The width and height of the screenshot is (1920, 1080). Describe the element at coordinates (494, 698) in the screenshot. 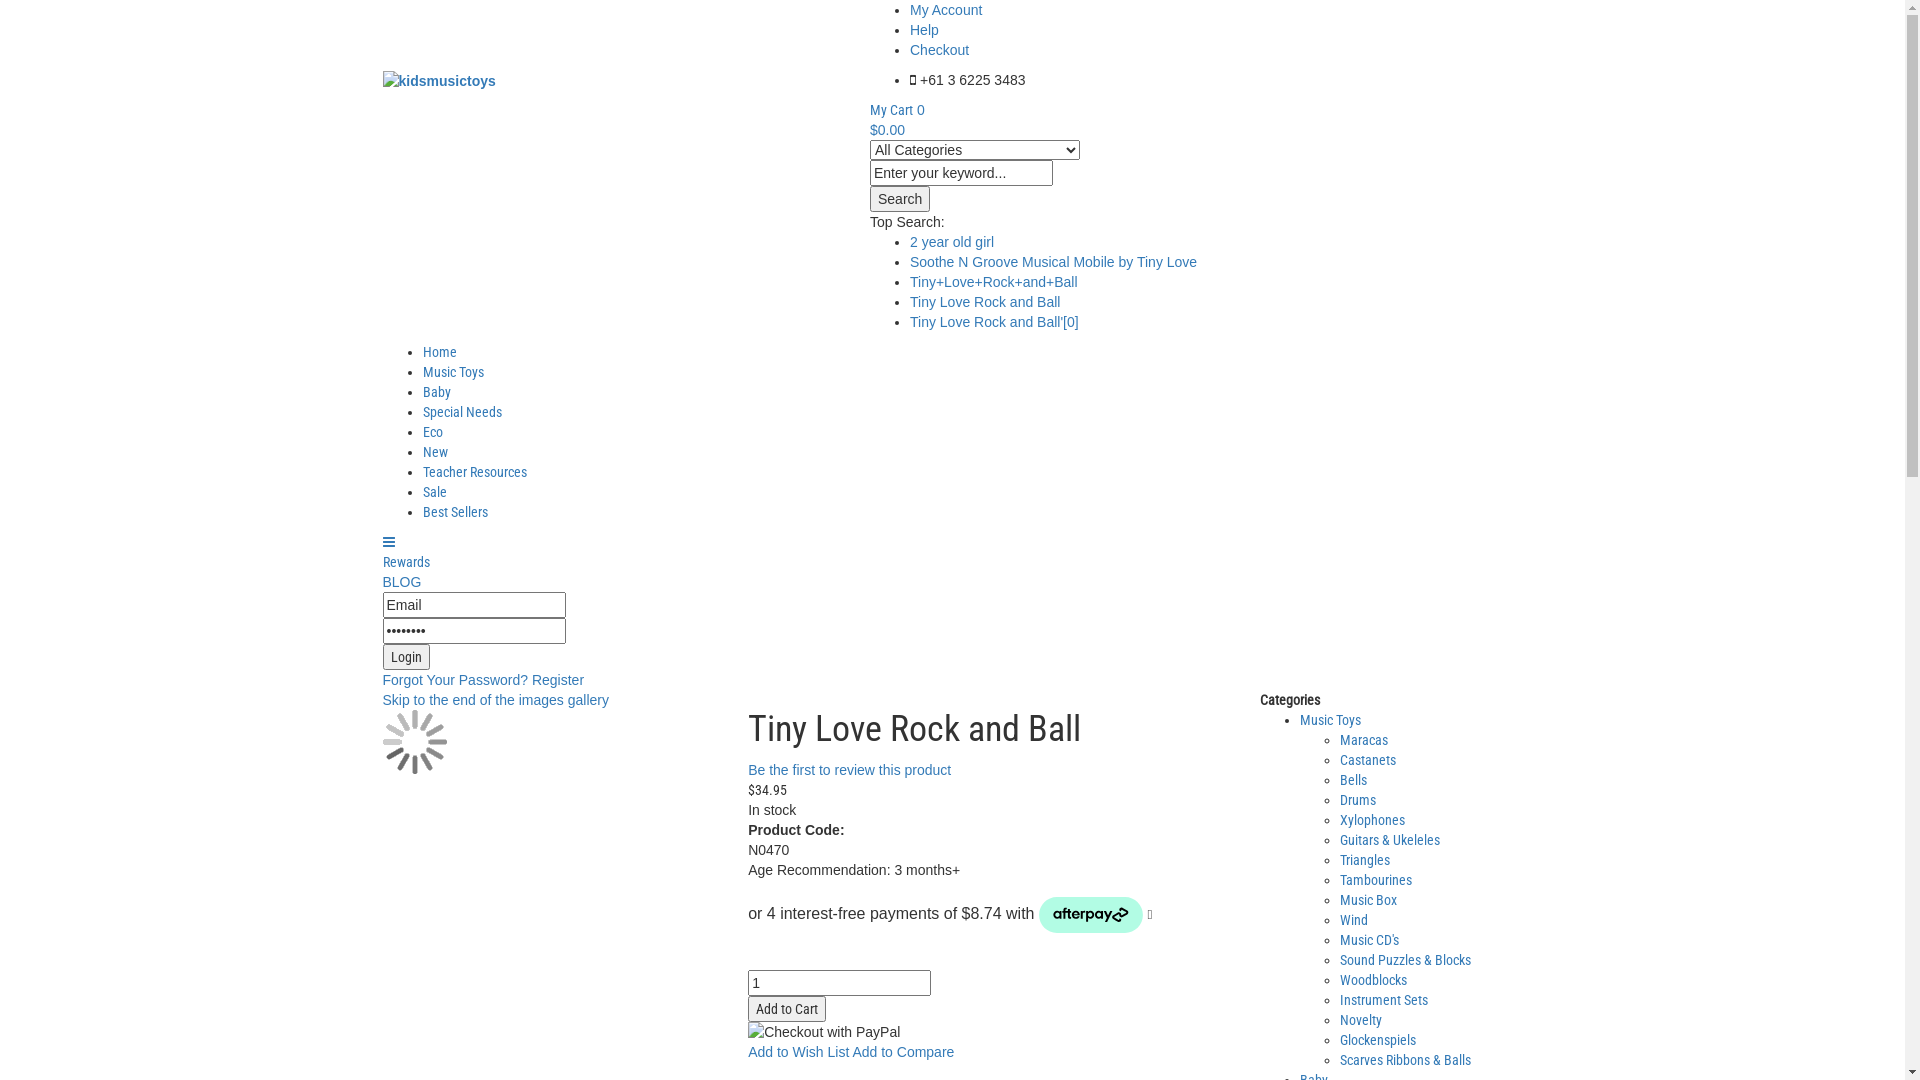

I see `'Skip to the end of the images gallery'` at that location.